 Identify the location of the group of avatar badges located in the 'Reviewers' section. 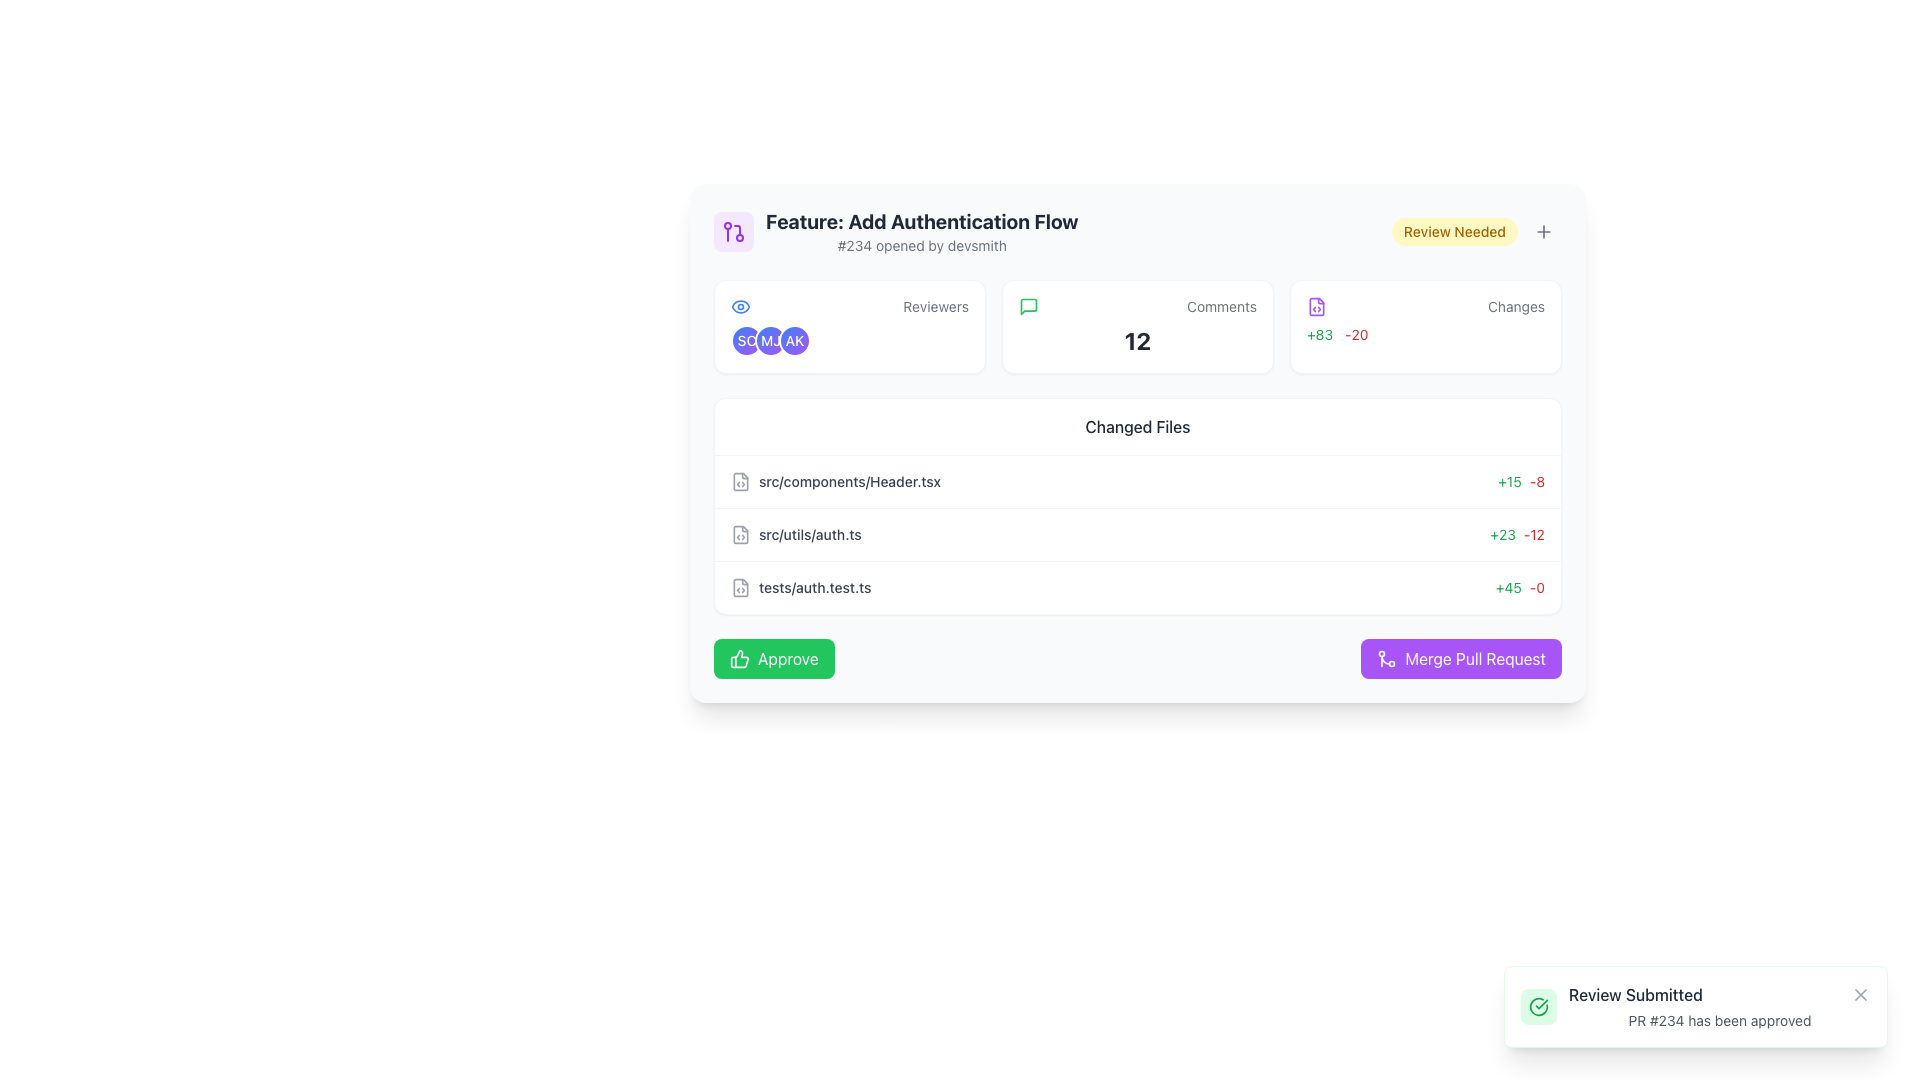
(849, 339).